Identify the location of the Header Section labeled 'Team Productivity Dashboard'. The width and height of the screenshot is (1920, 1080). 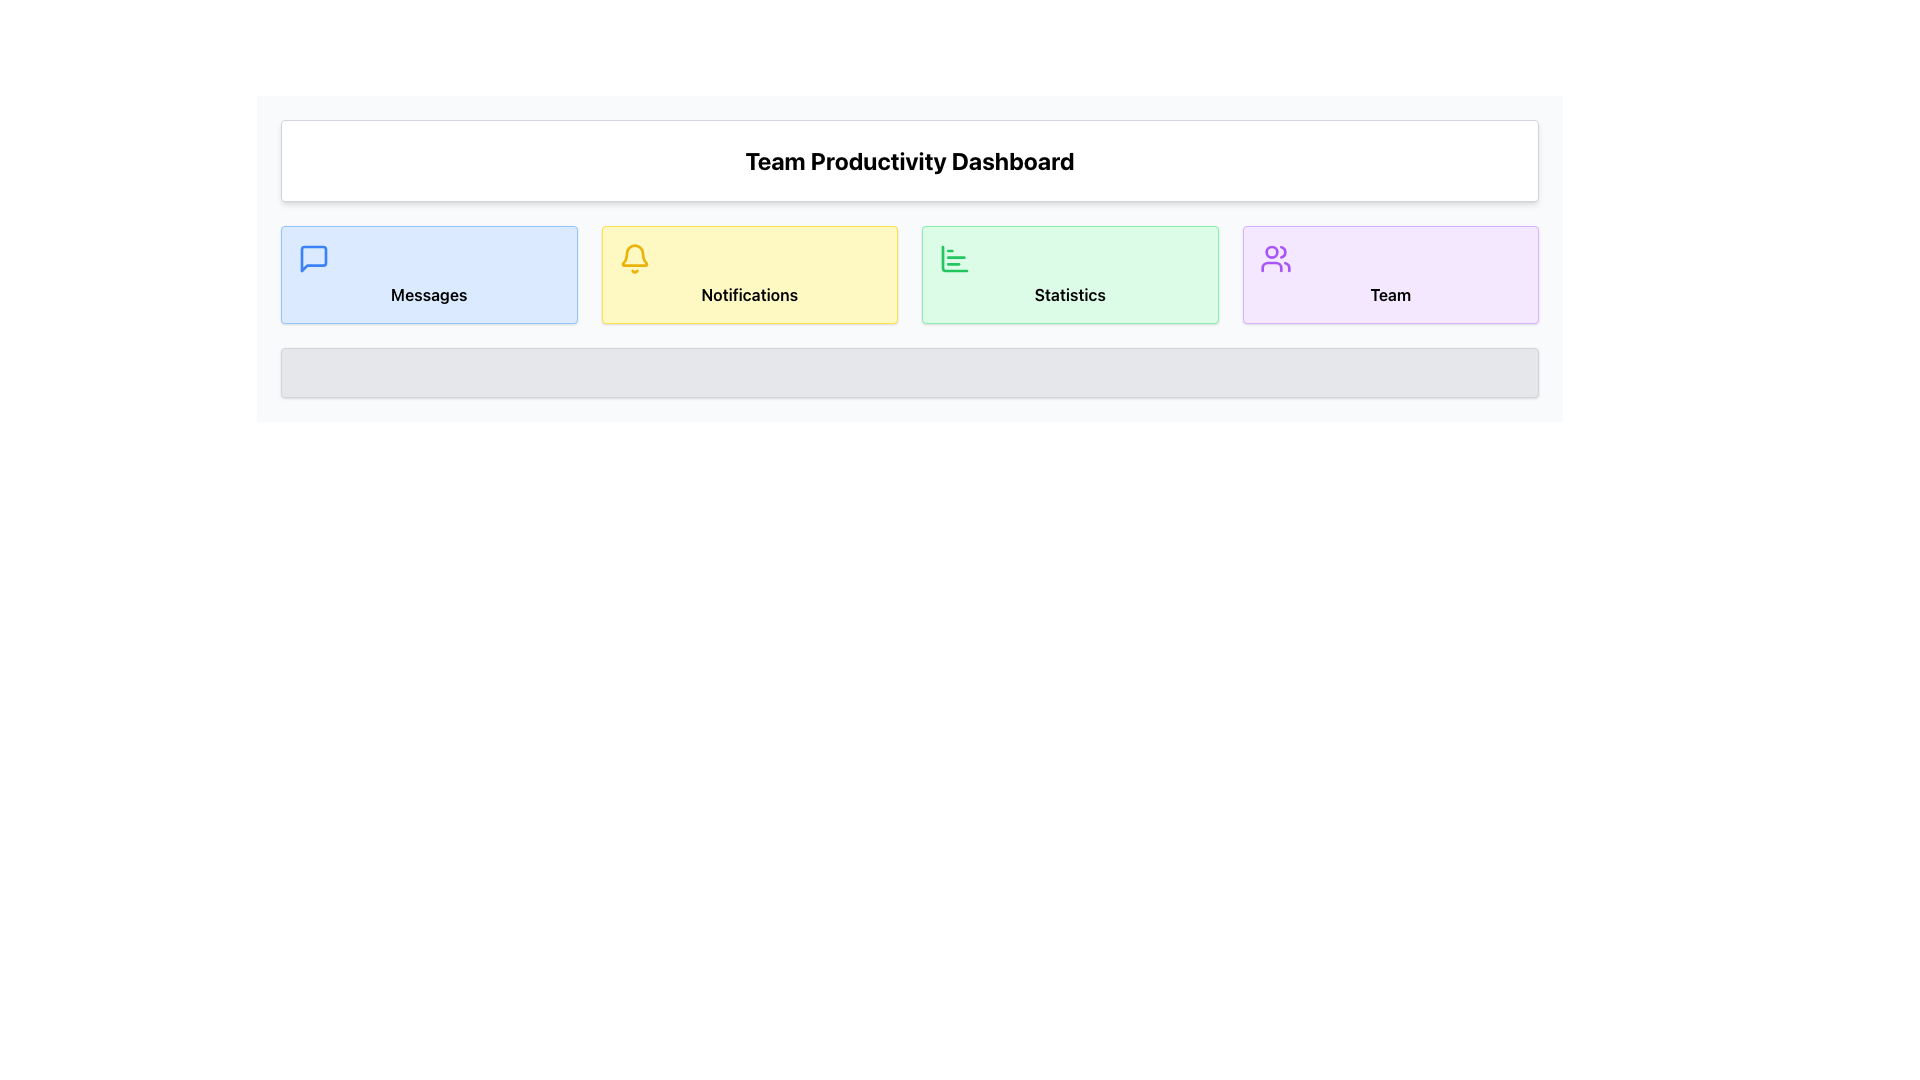
(909, 160).